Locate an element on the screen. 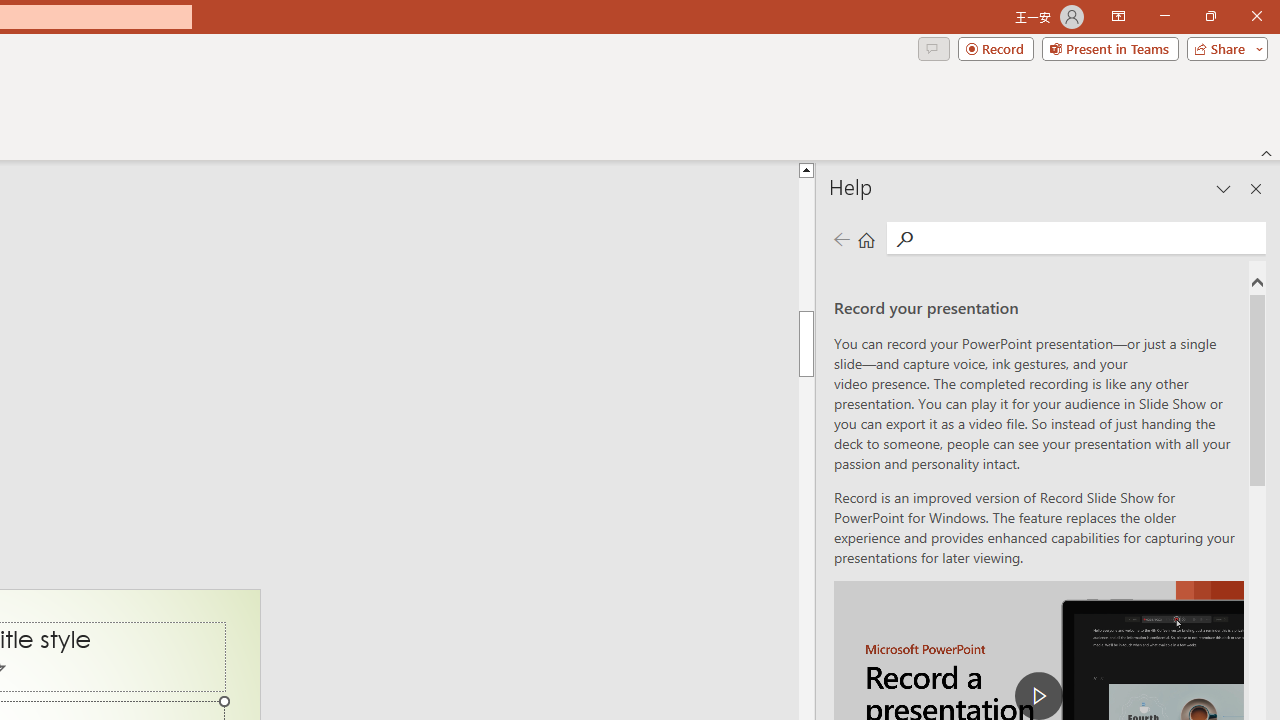 Image resolution: width=1280 pixels, height=720 pixels. 'Page up' is located at coordinates (806, 243).